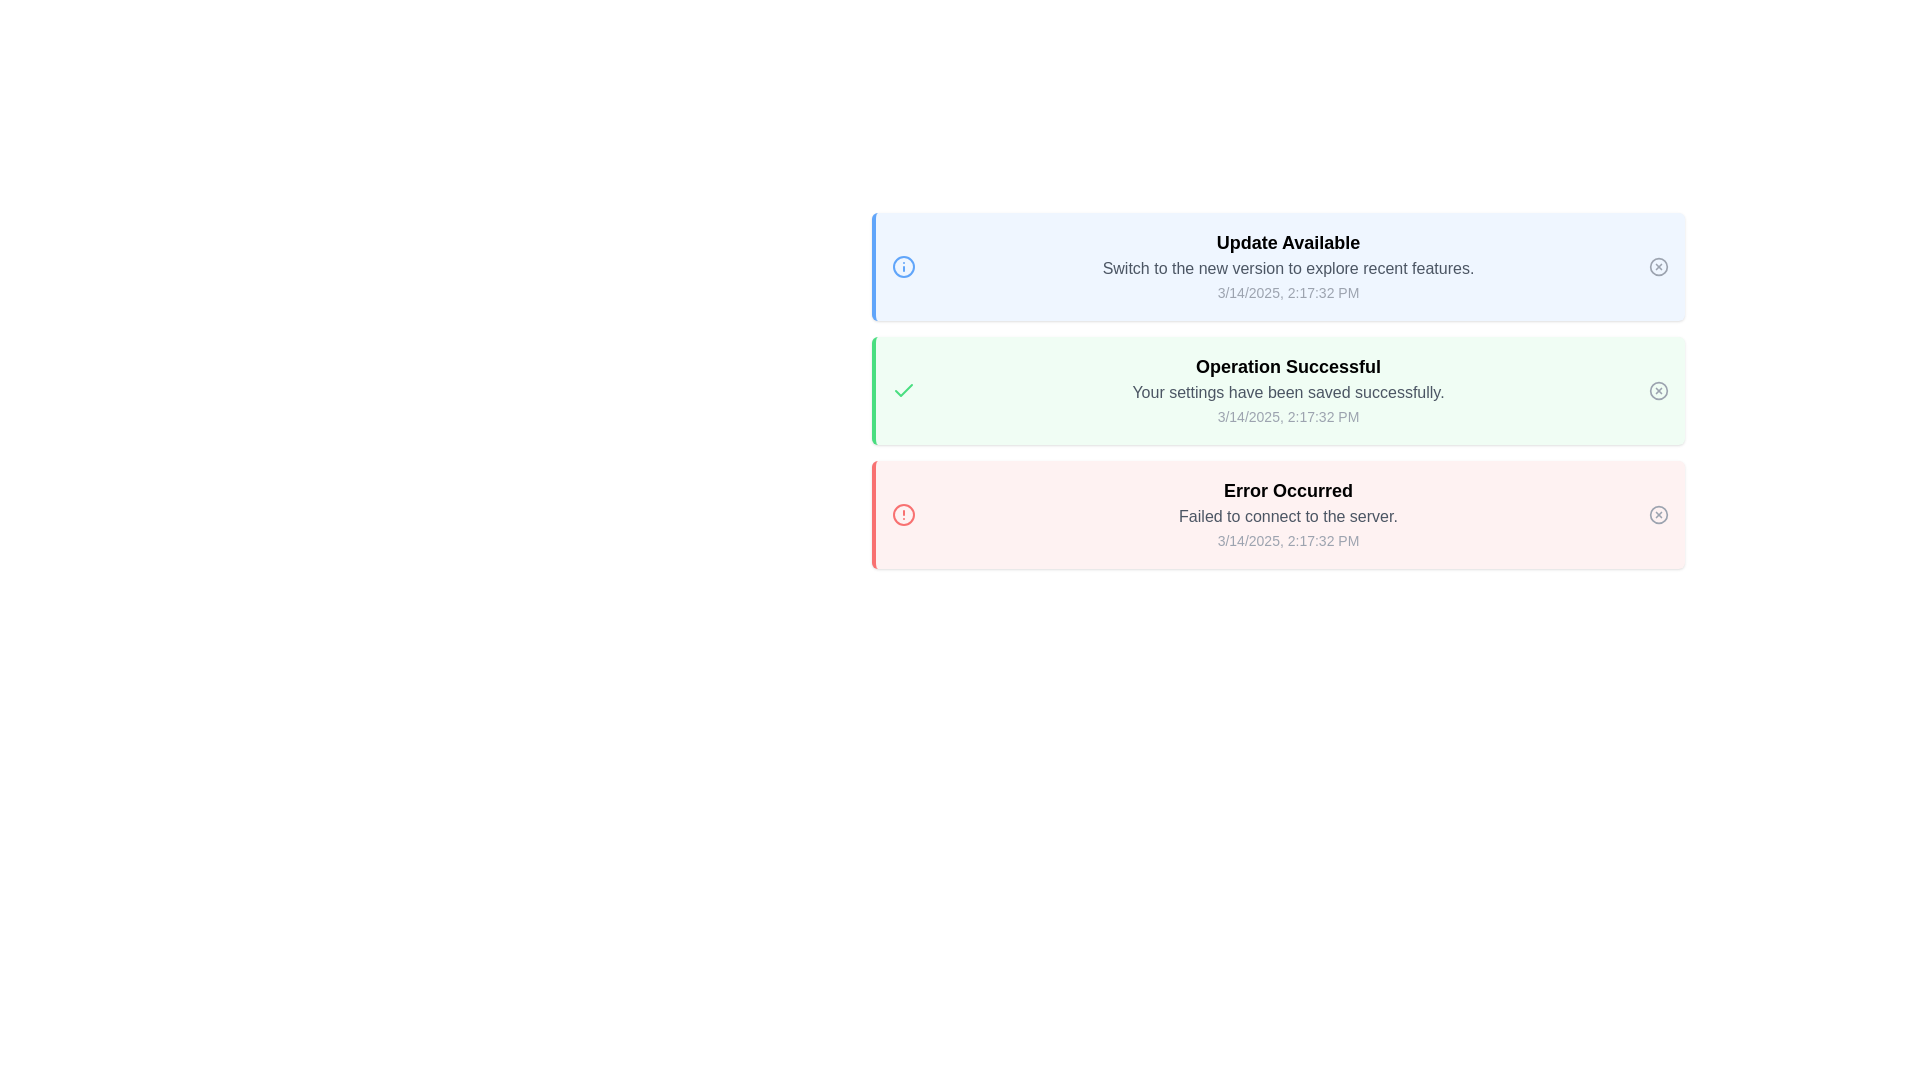  Describe the element at coordinates (1288, 293) in the screenshot. I see `text displayed at the bottom of the blue notification box labeled 'Update Available', which shows the date and time '3/14/2025, 2:17:32 PM'` at that location.